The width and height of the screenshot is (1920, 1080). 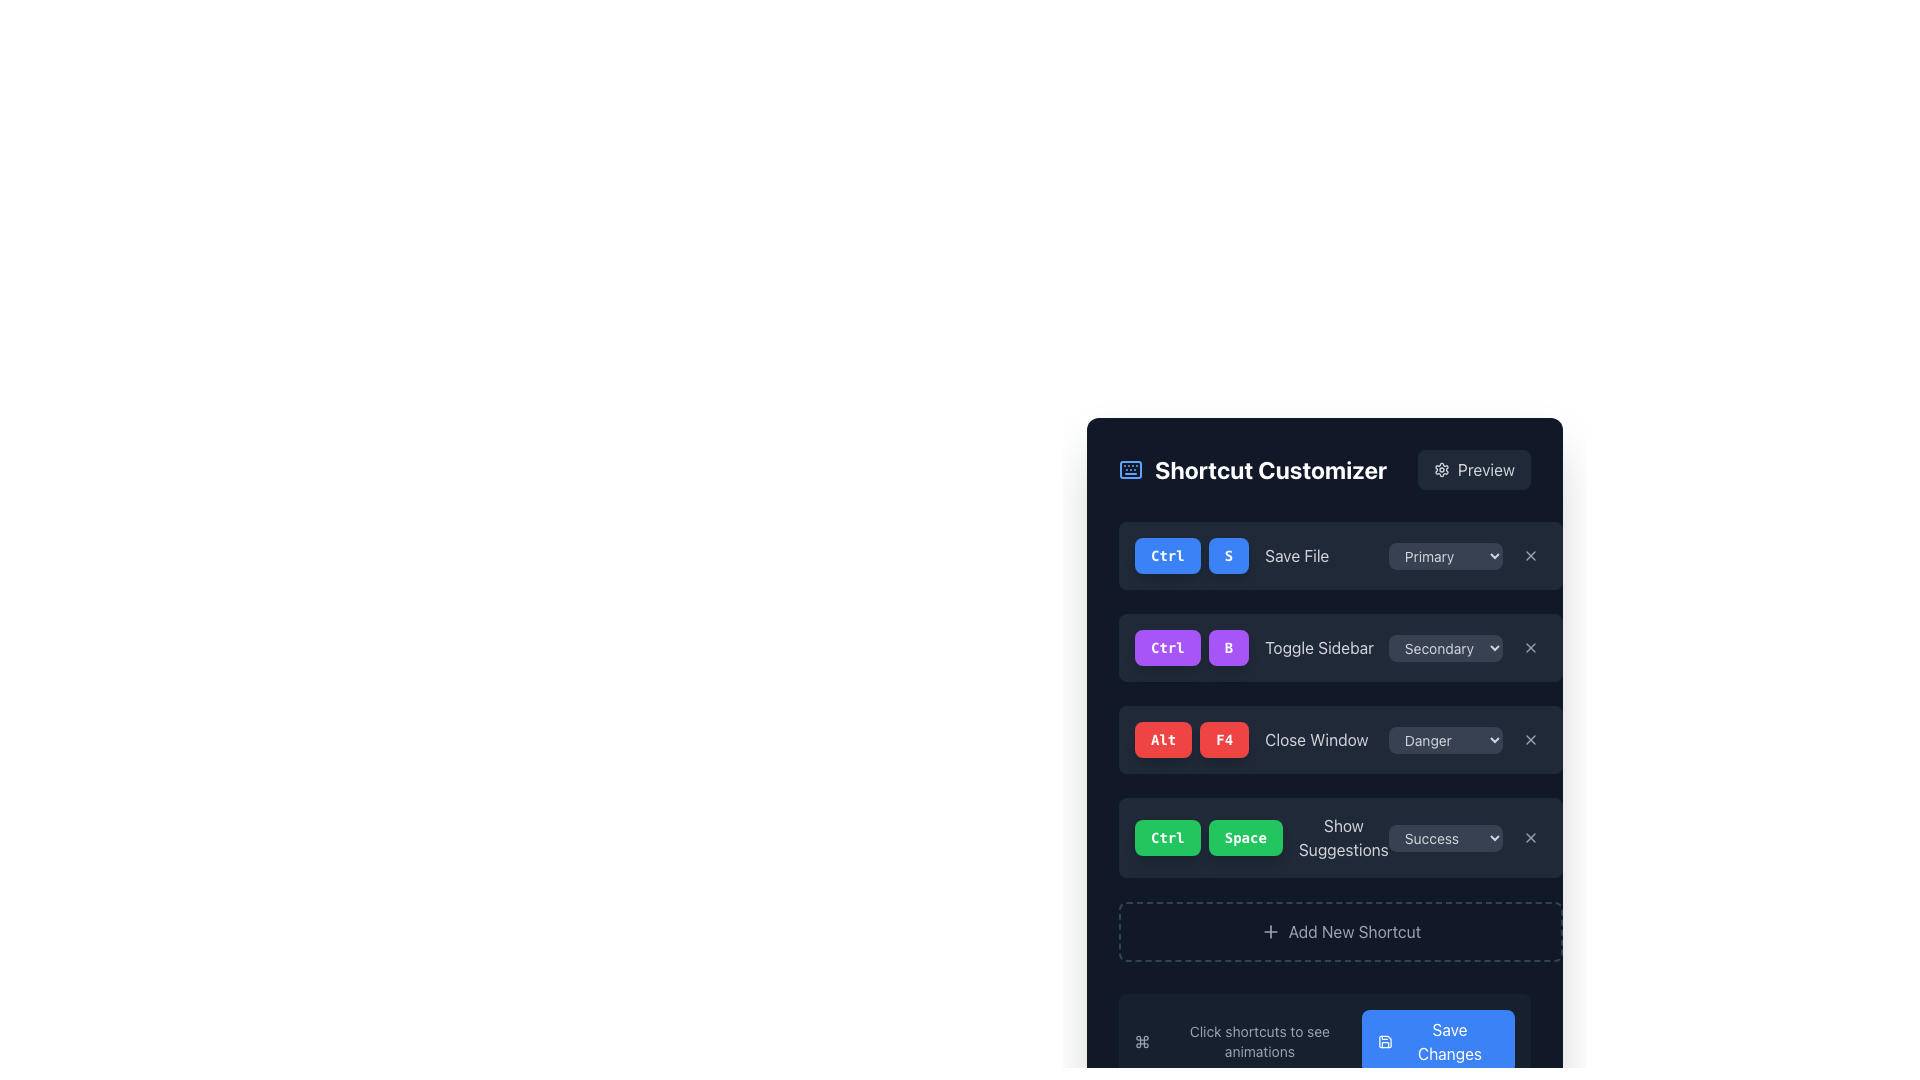 What do you see at coordinates (1167, 648) in the screenshot?
I see `the 'Ctrl' button, which is the left button in a horizontal pair within the shortcut customization interface, located in the second row and preceding the 'B' button` at bounding box center [1167, 648].